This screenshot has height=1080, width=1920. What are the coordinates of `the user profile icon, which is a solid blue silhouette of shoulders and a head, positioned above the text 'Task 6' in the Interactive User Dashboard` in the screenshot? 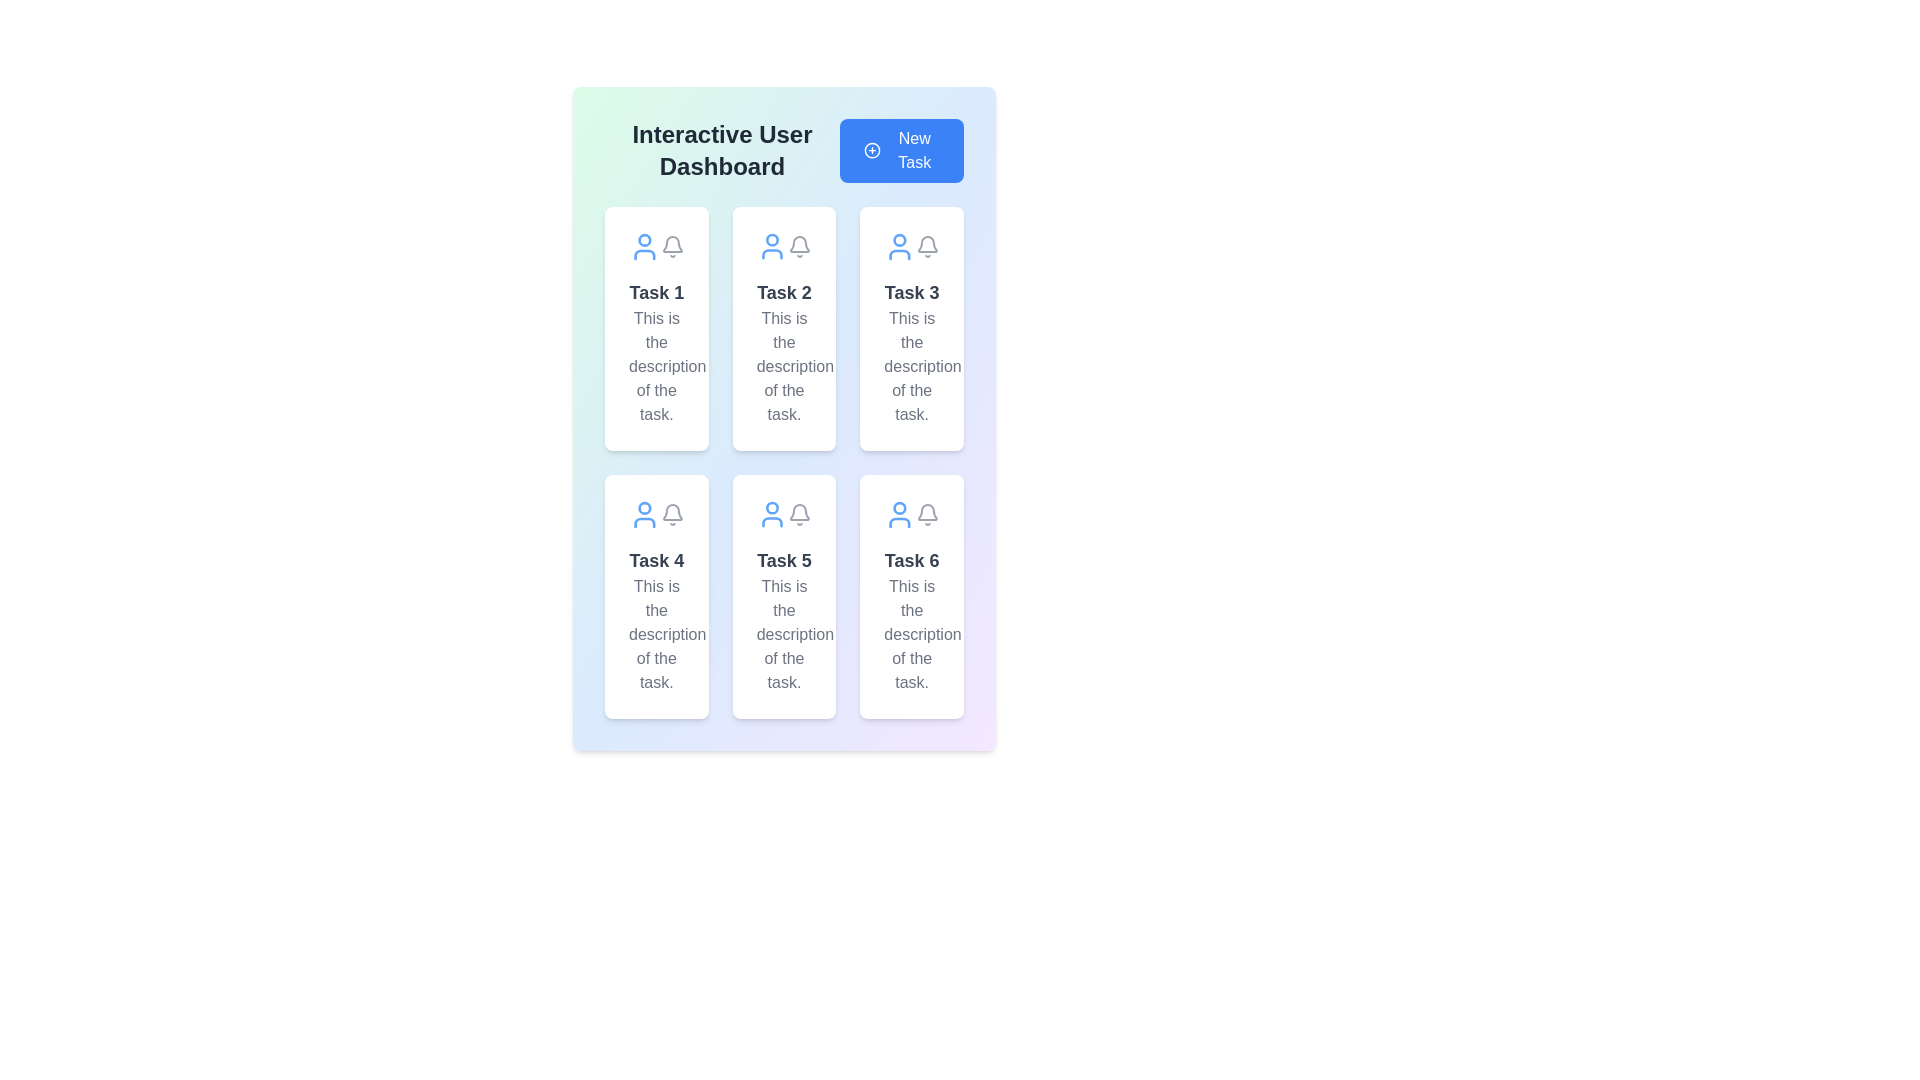 It's located at (899, 521).